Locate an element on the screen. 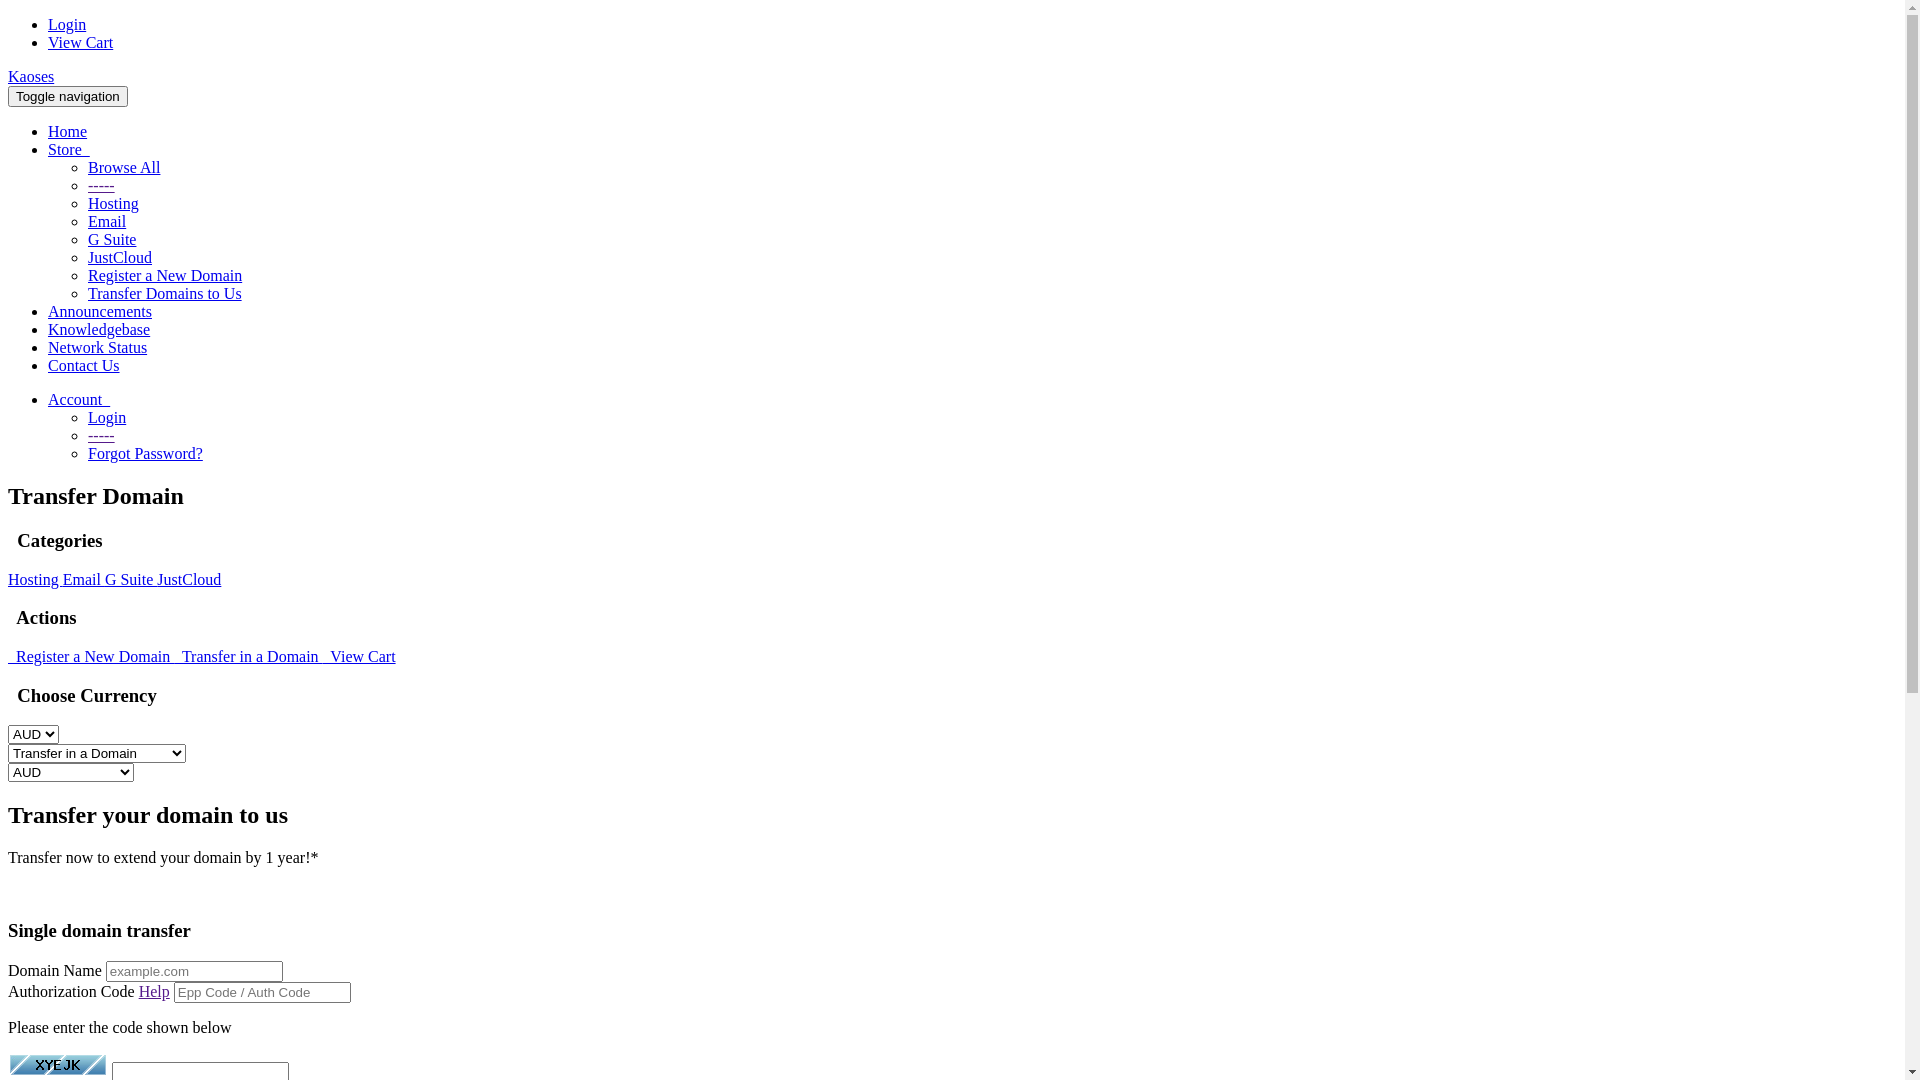 This screenshot has width=1920, height=1080. '  Register a New Domain' is located at coordinates (90, 656).